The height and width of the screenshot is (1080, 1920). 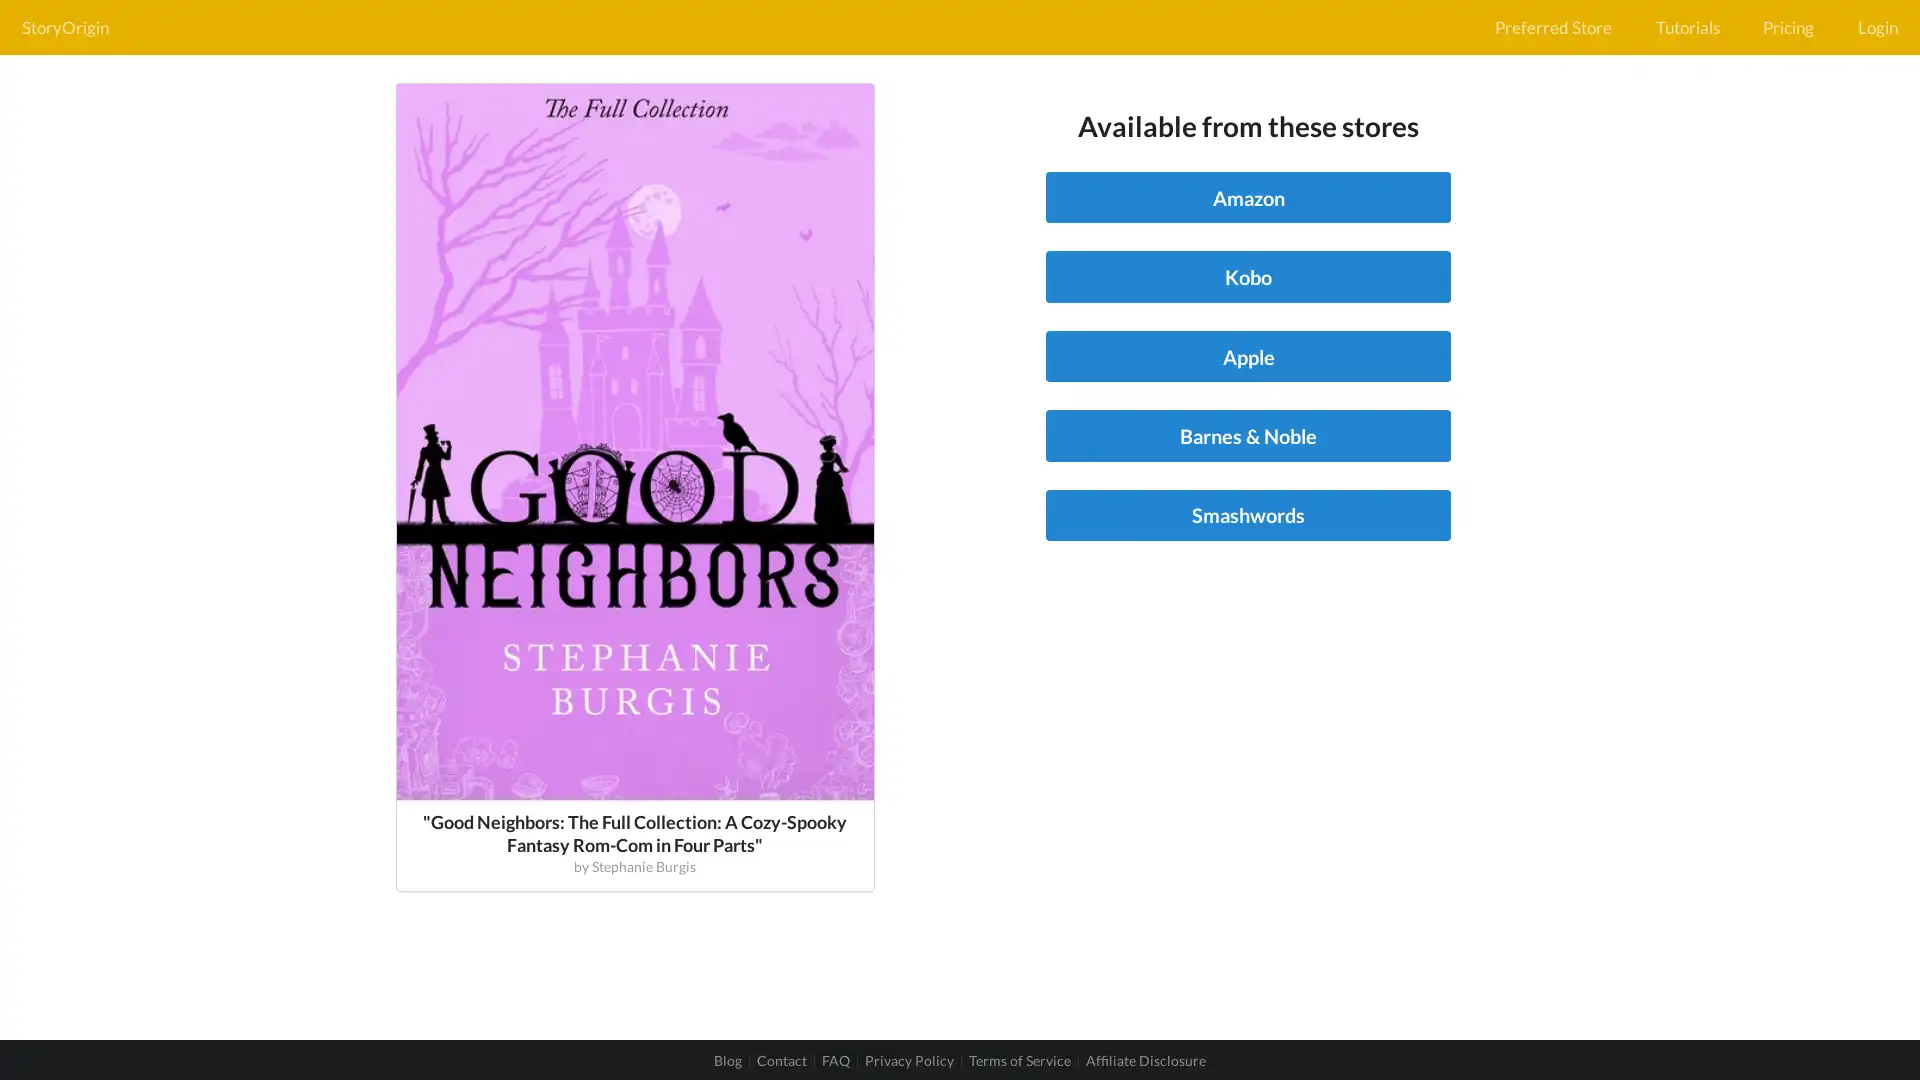 What do you see at coordinates (1247, 197) in the screenshot?
I see `Amazon` at bounding box center [1247, 197].